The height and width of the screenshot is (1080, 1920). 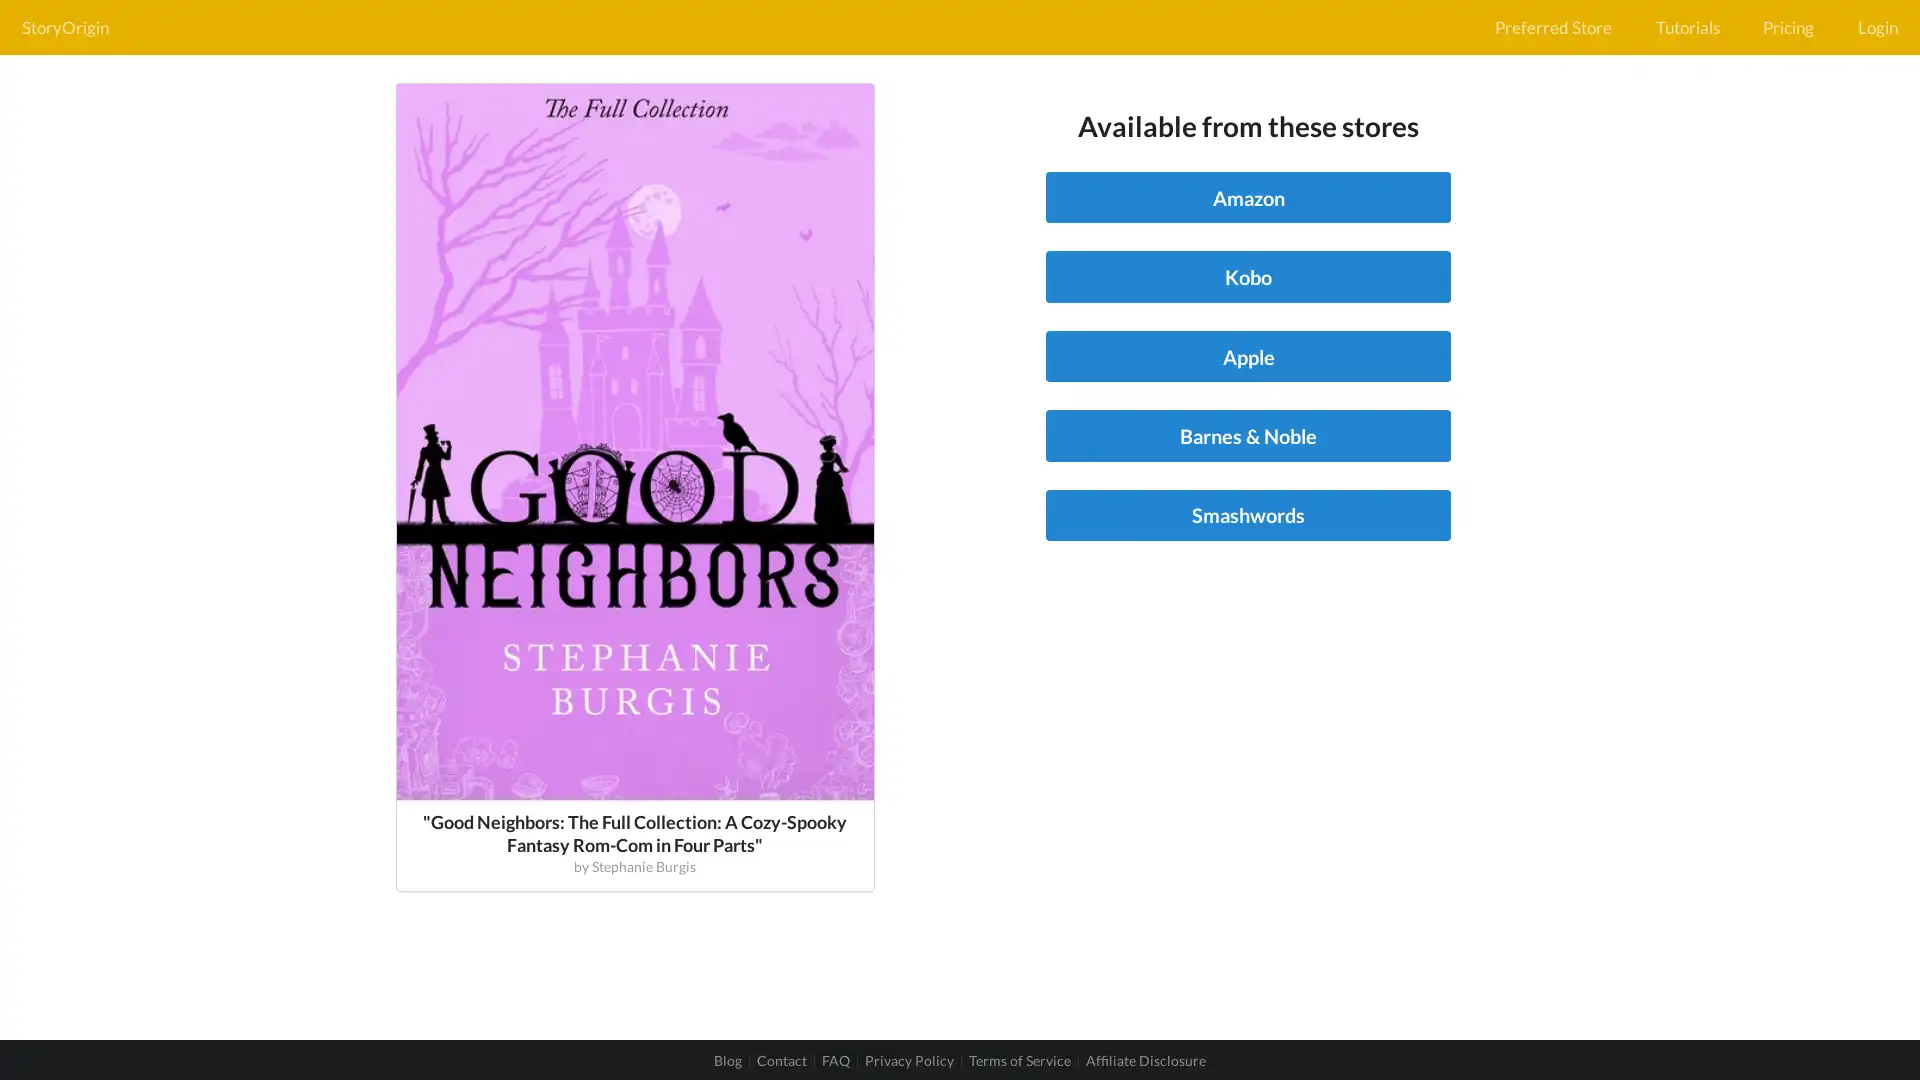 What do you see at coordinates (1247, 197) in the screenshot?
I see `Amazon` at bounding box center [1247, 197].